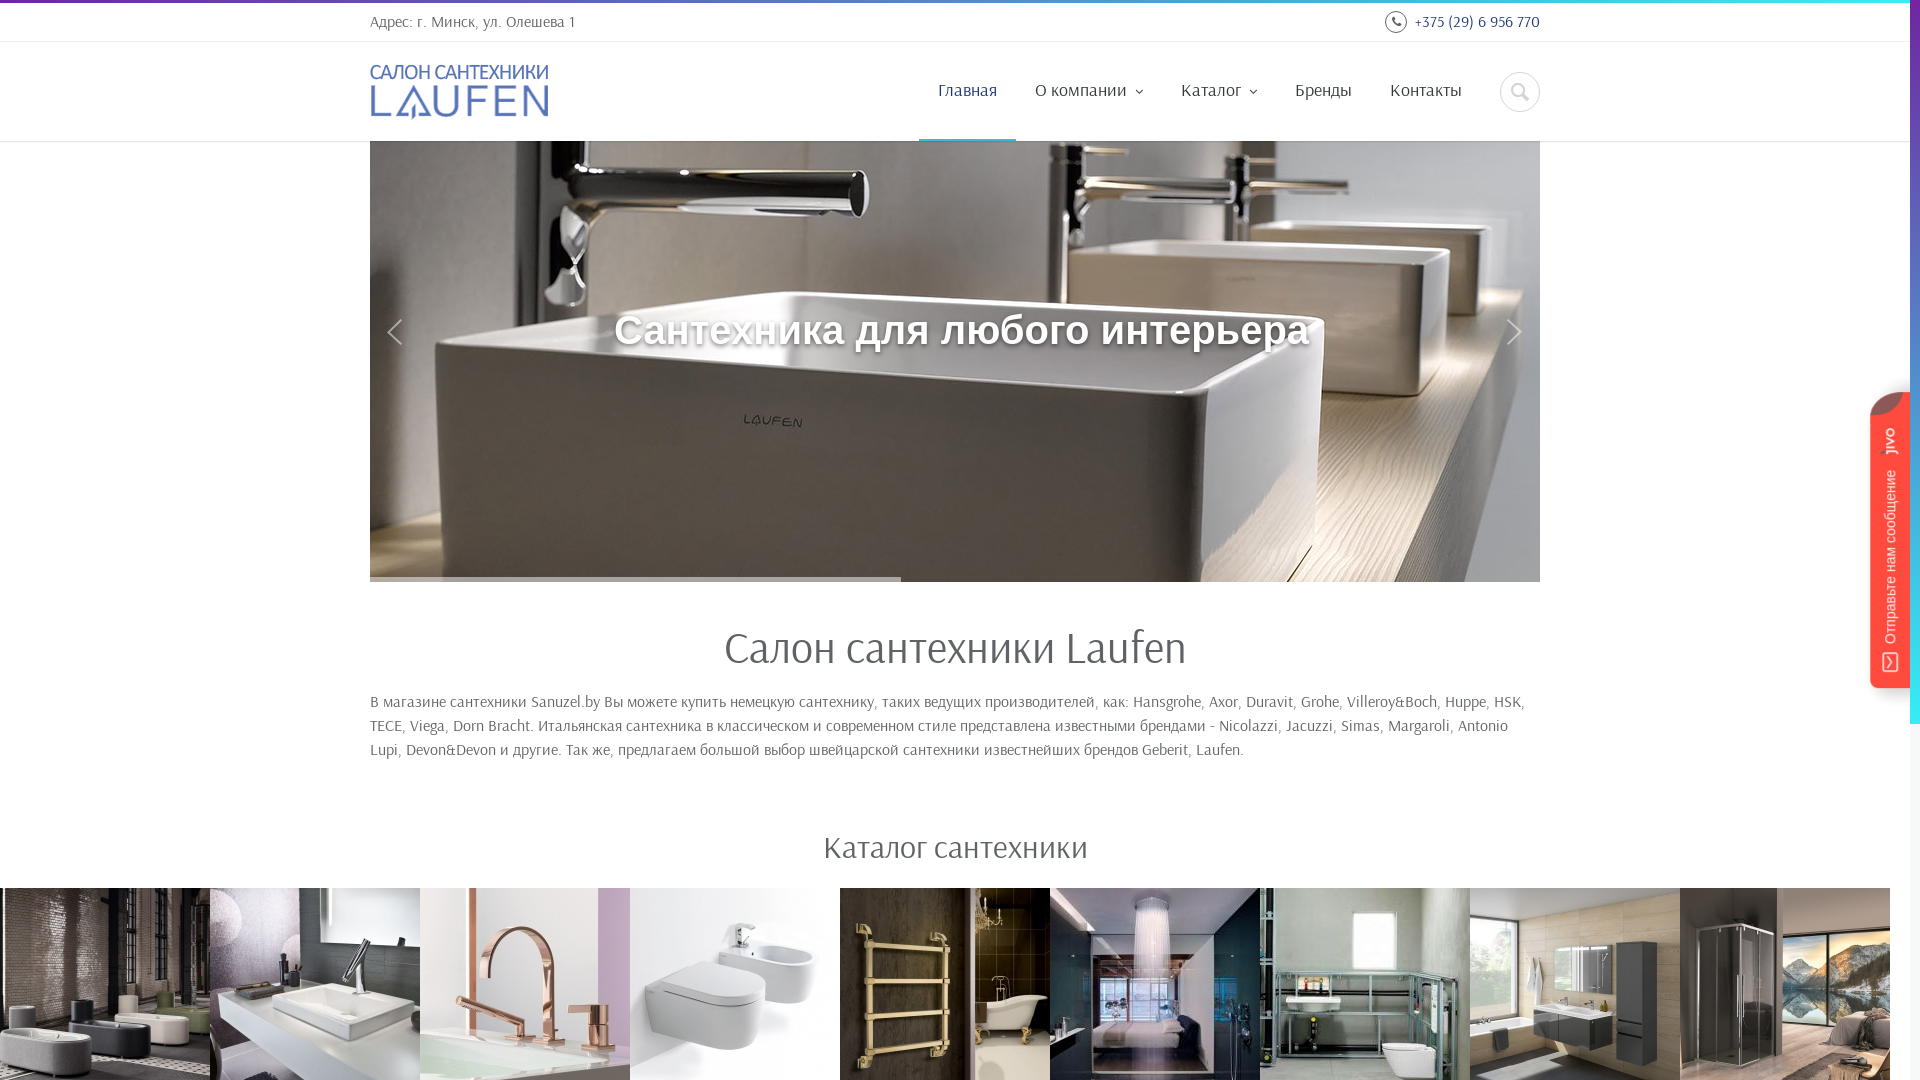 This screenshot has height=1080, width=1920. What do you see at coordinates (1477, 20) in the screenshot?
I see `'+375 (29) 6 956 770'` at bounding box center [1477, 20].